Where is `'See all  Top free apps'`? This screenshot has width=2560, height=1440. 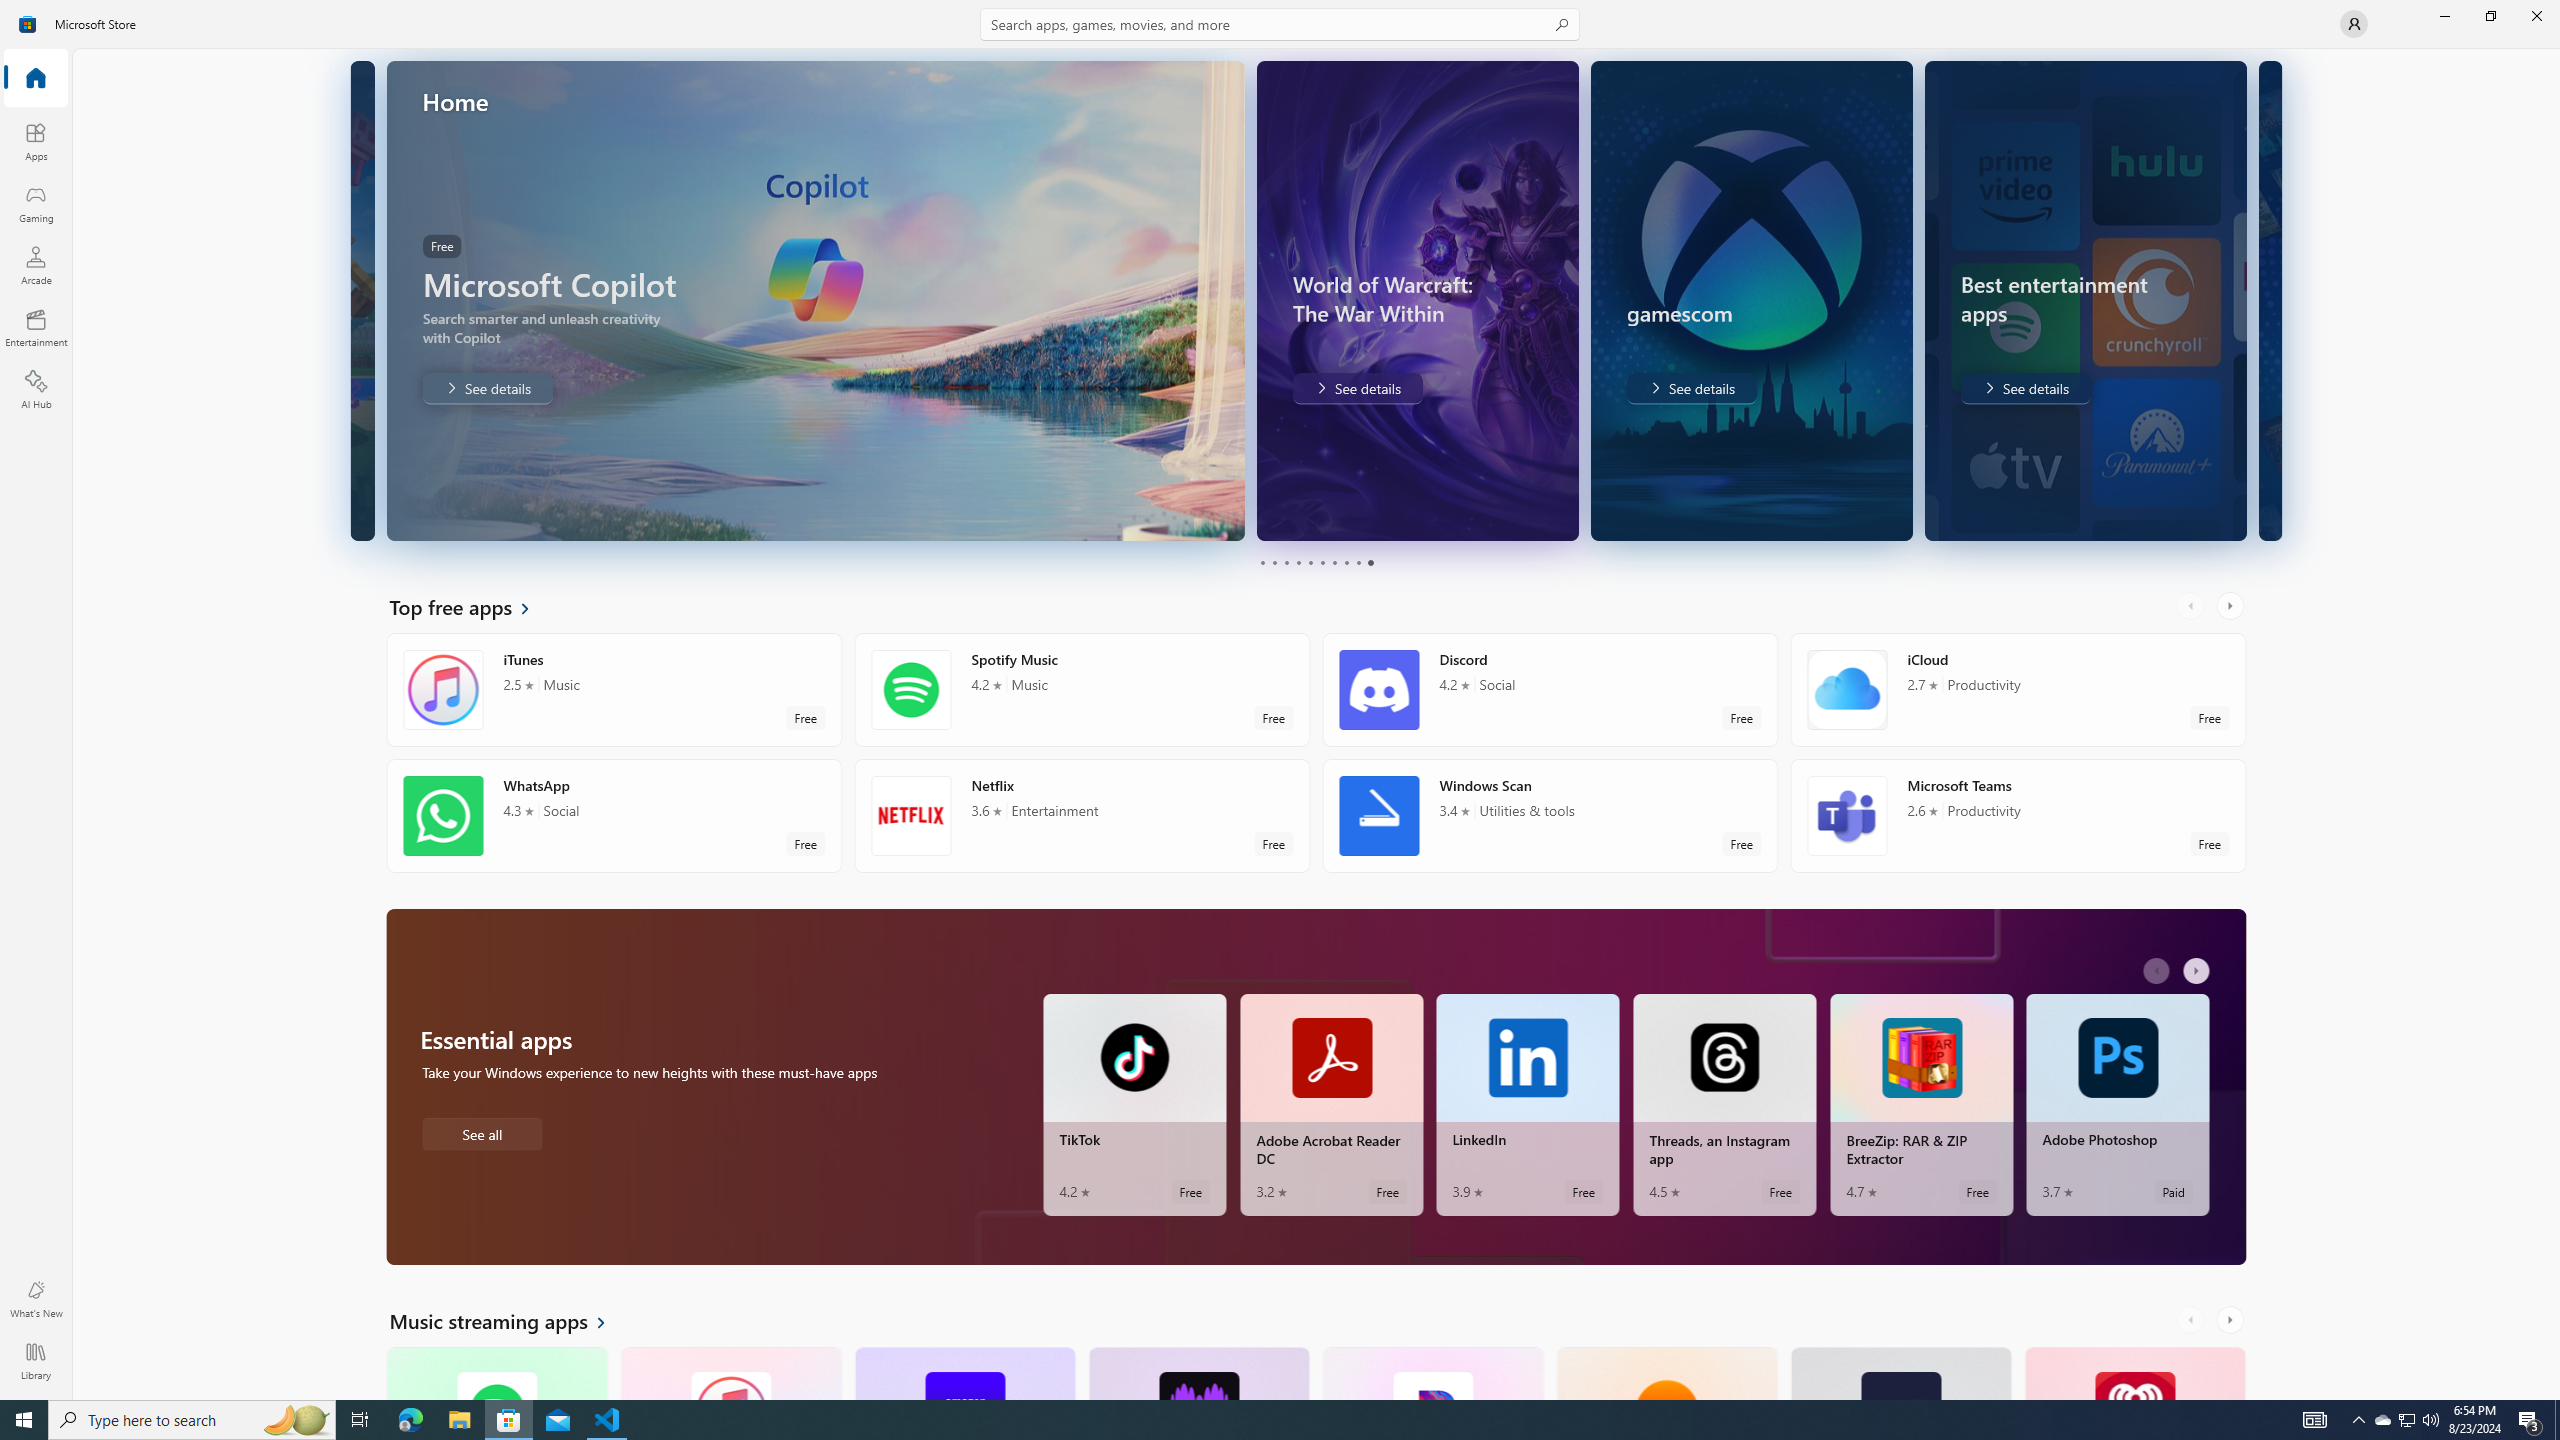
'See all  Top free apps' is located at coordinates (472, 605).